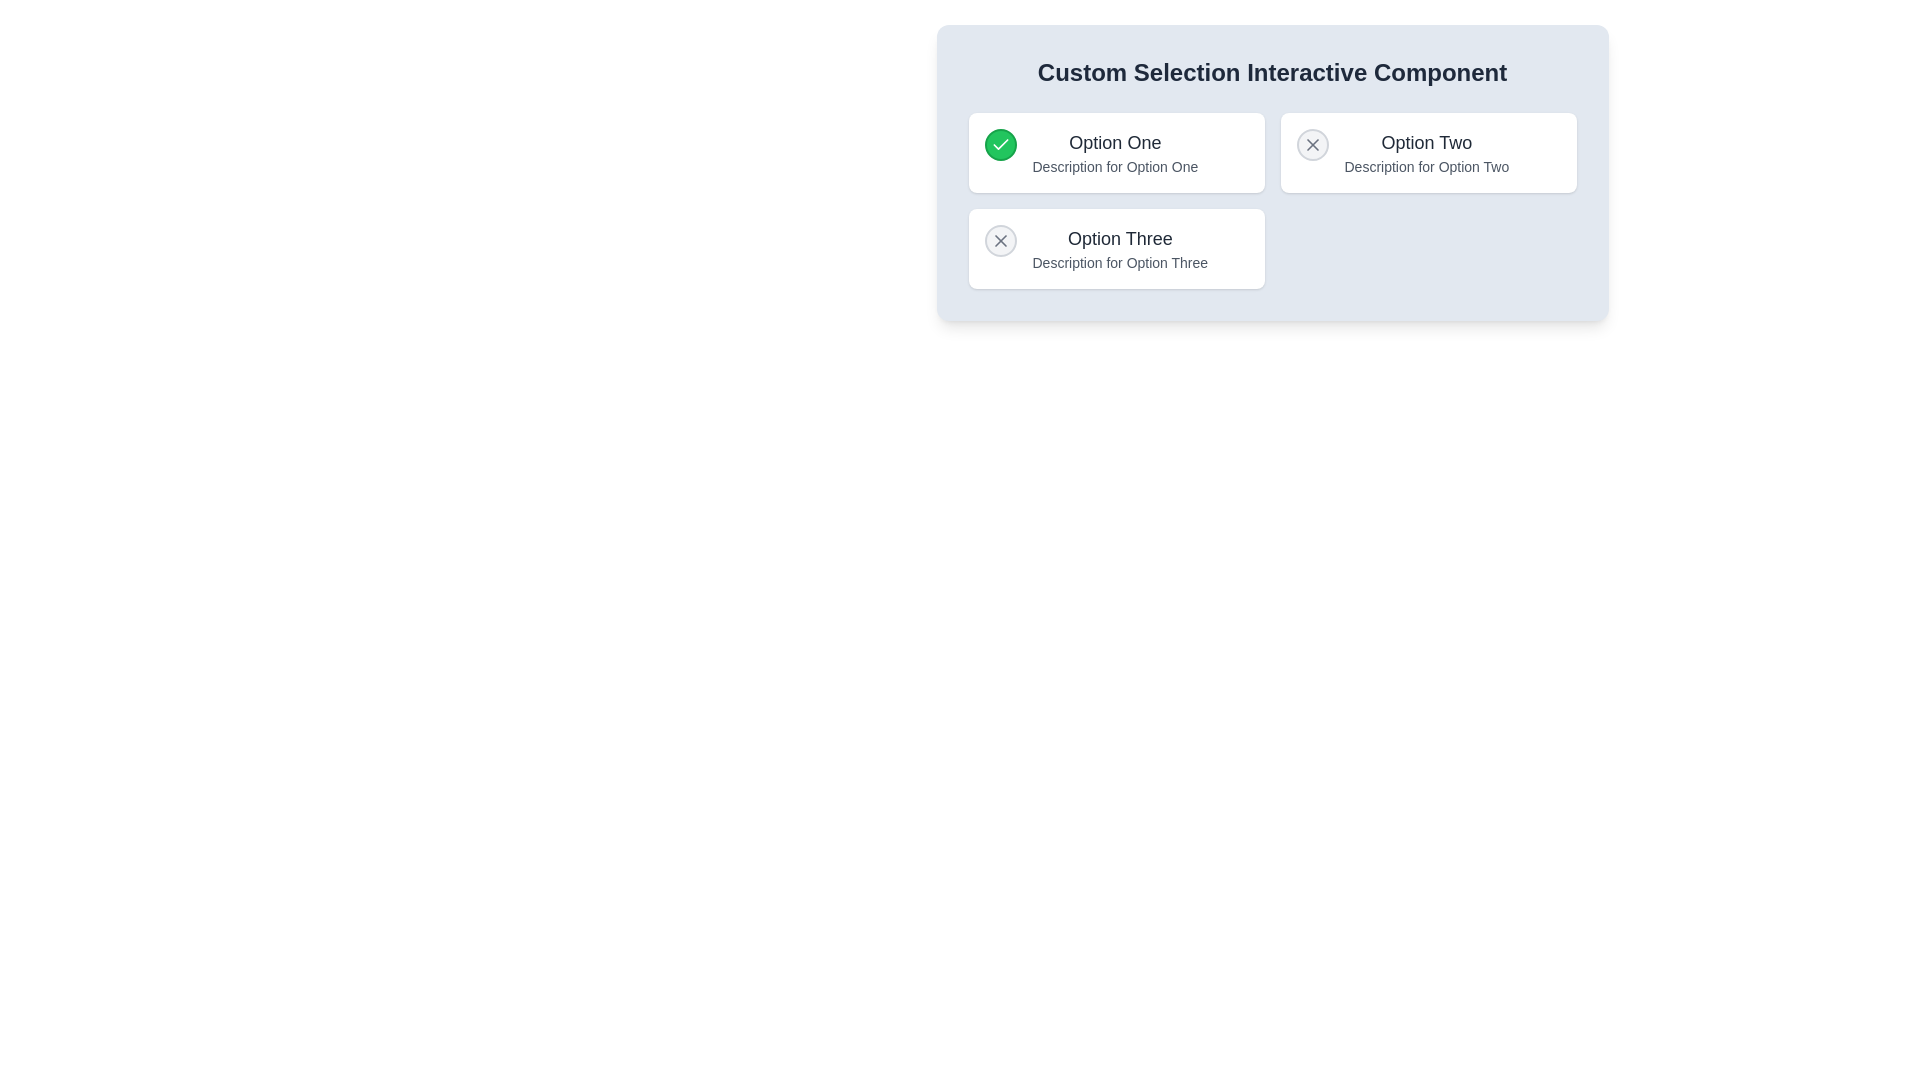  Describe the element at coordinates (1000, 144) in the screenshot. I see `the SVG icon indicating the selected state for 'Option One'` at that location.